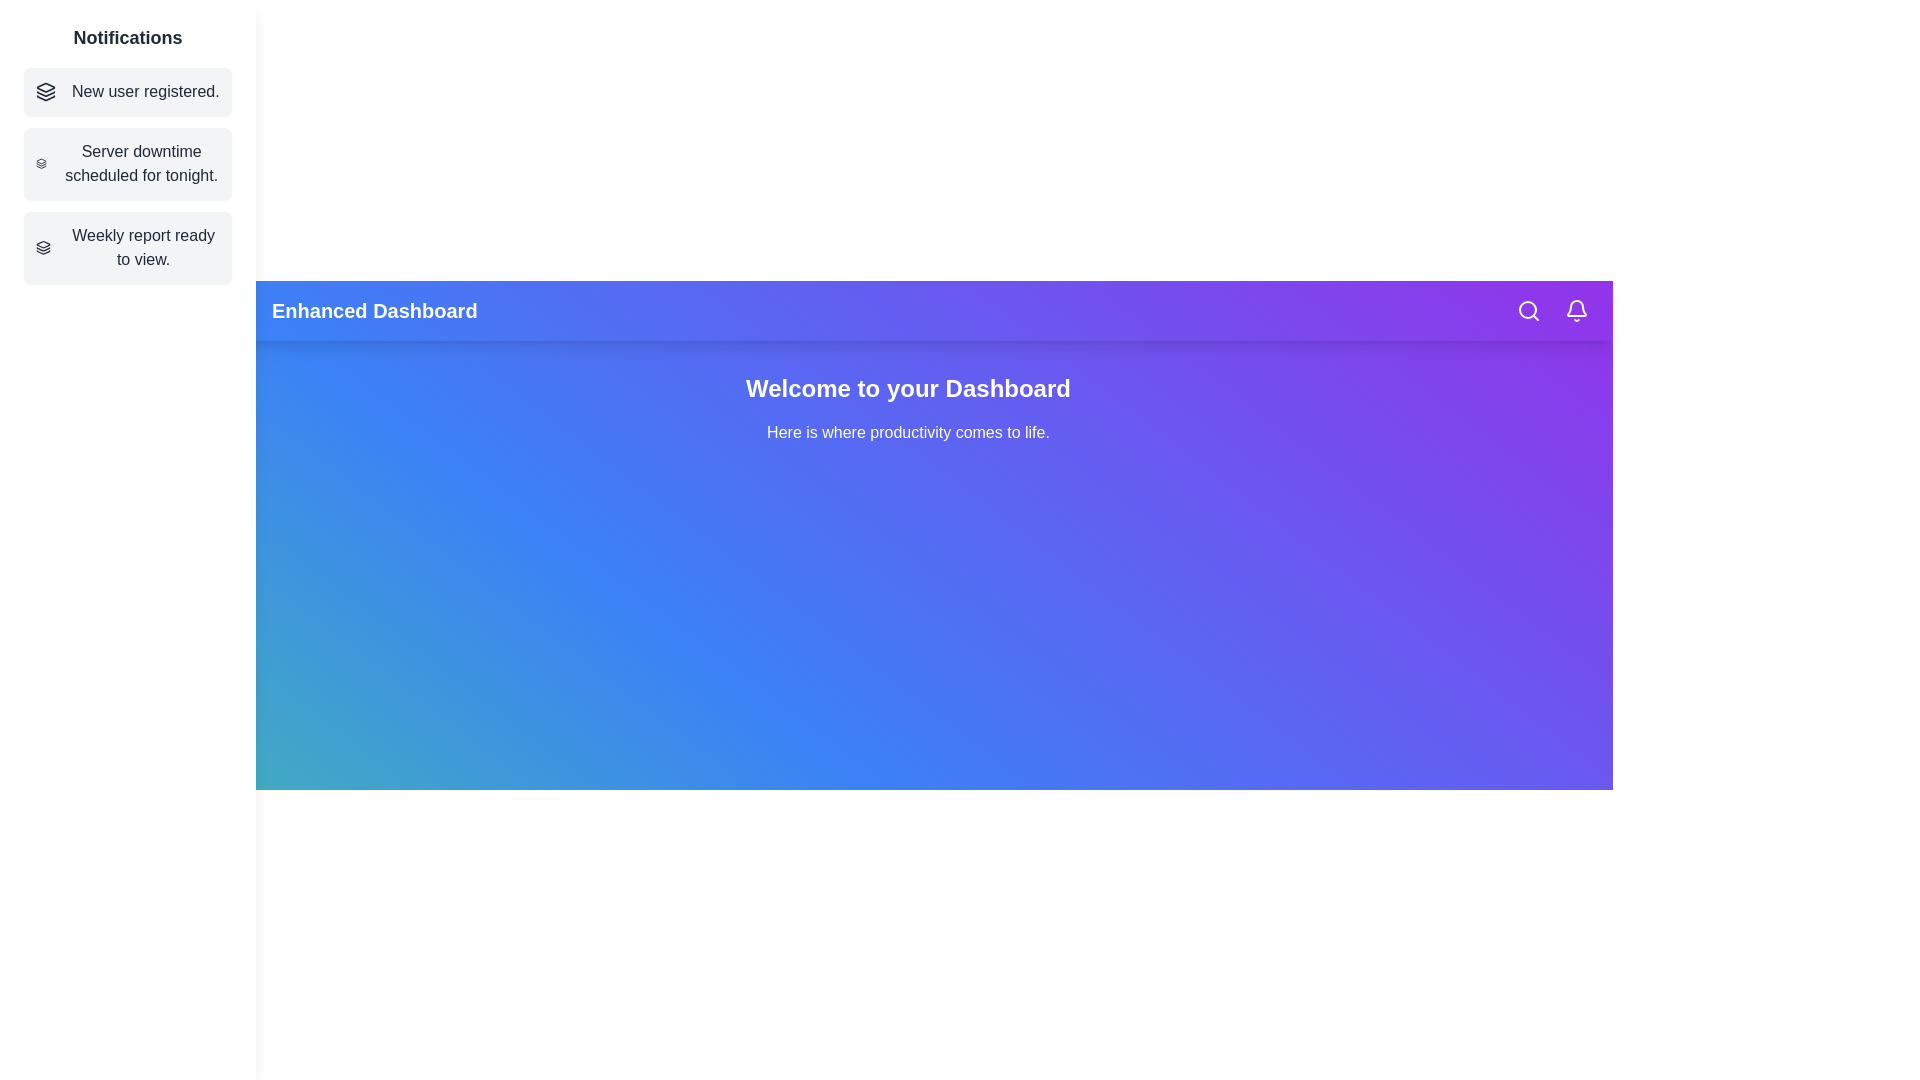  What do you see at coordinates (1528, 311) in the screenshot?
I see `the search icon to initiate a search` at bounding box center [1528, 311].